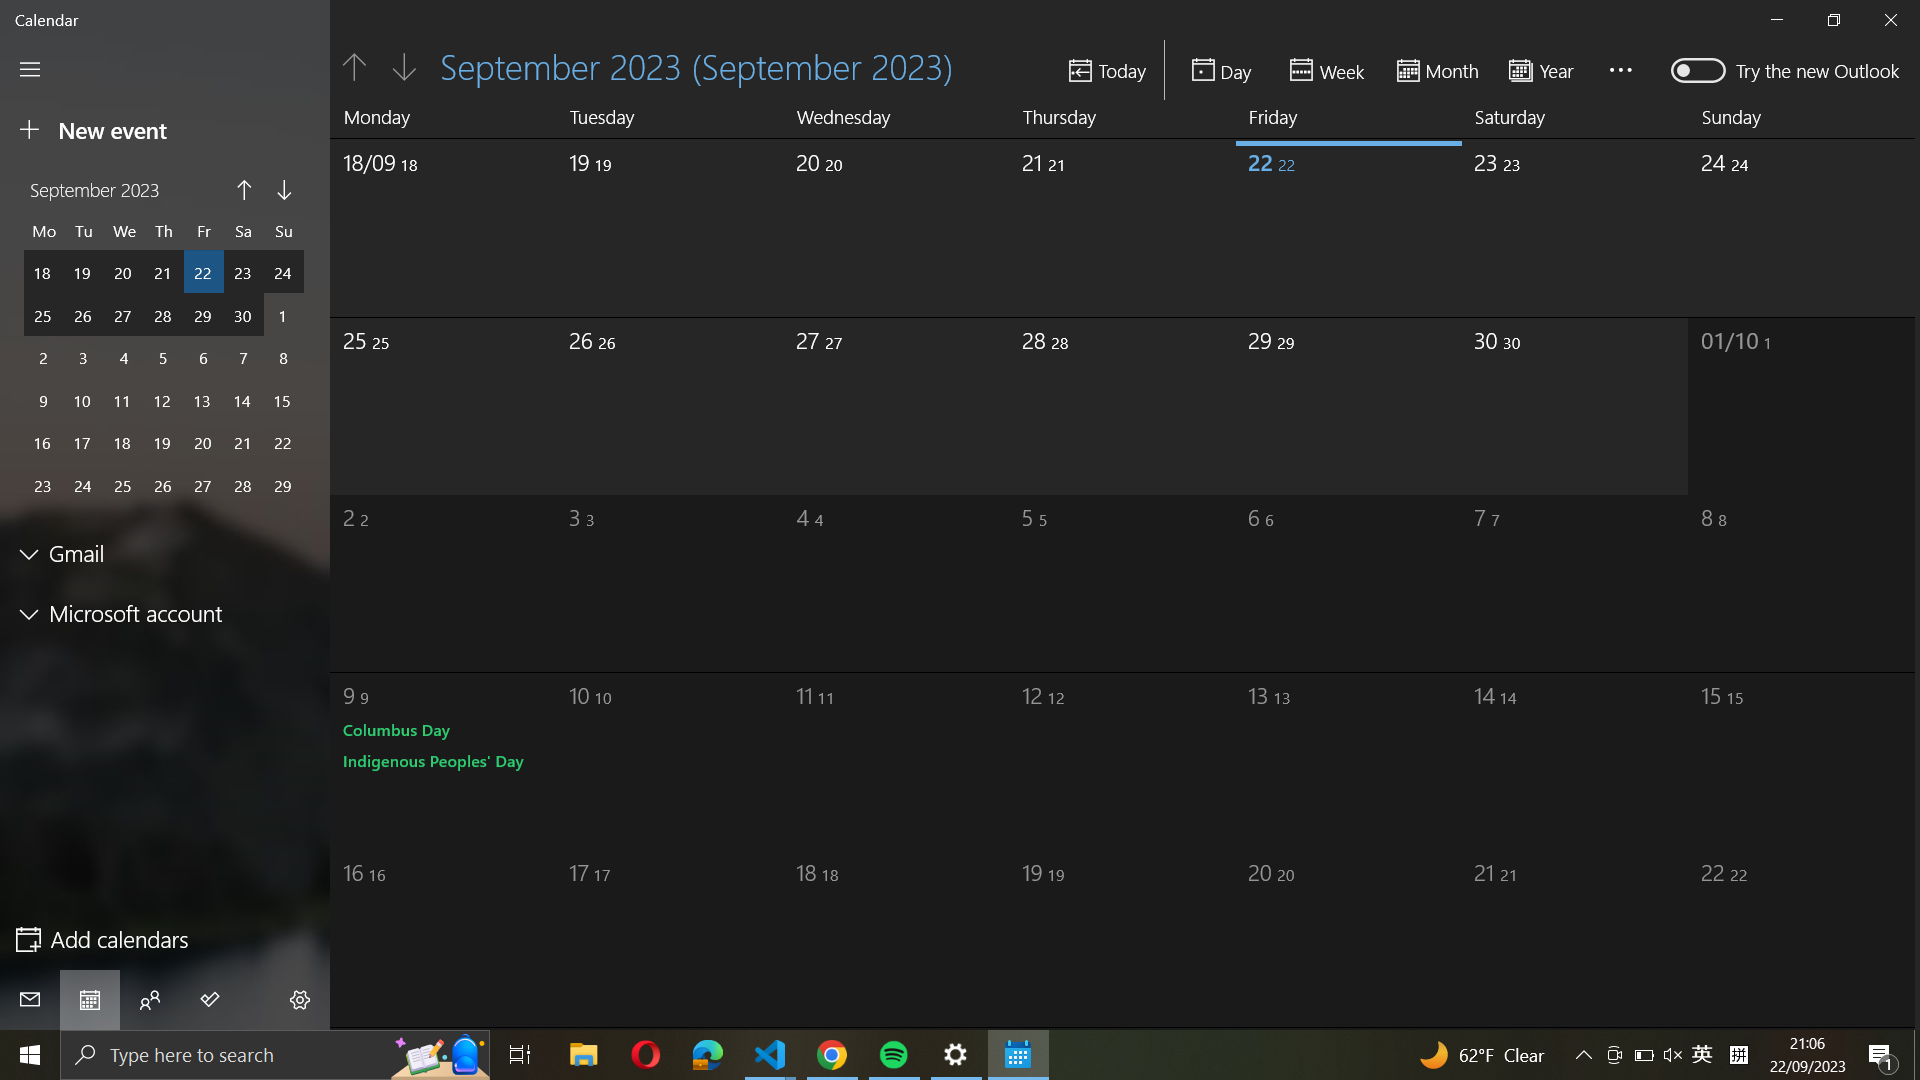 The image size is (1920, 1080). I want to click on the date 18/09, so click(425, 220).